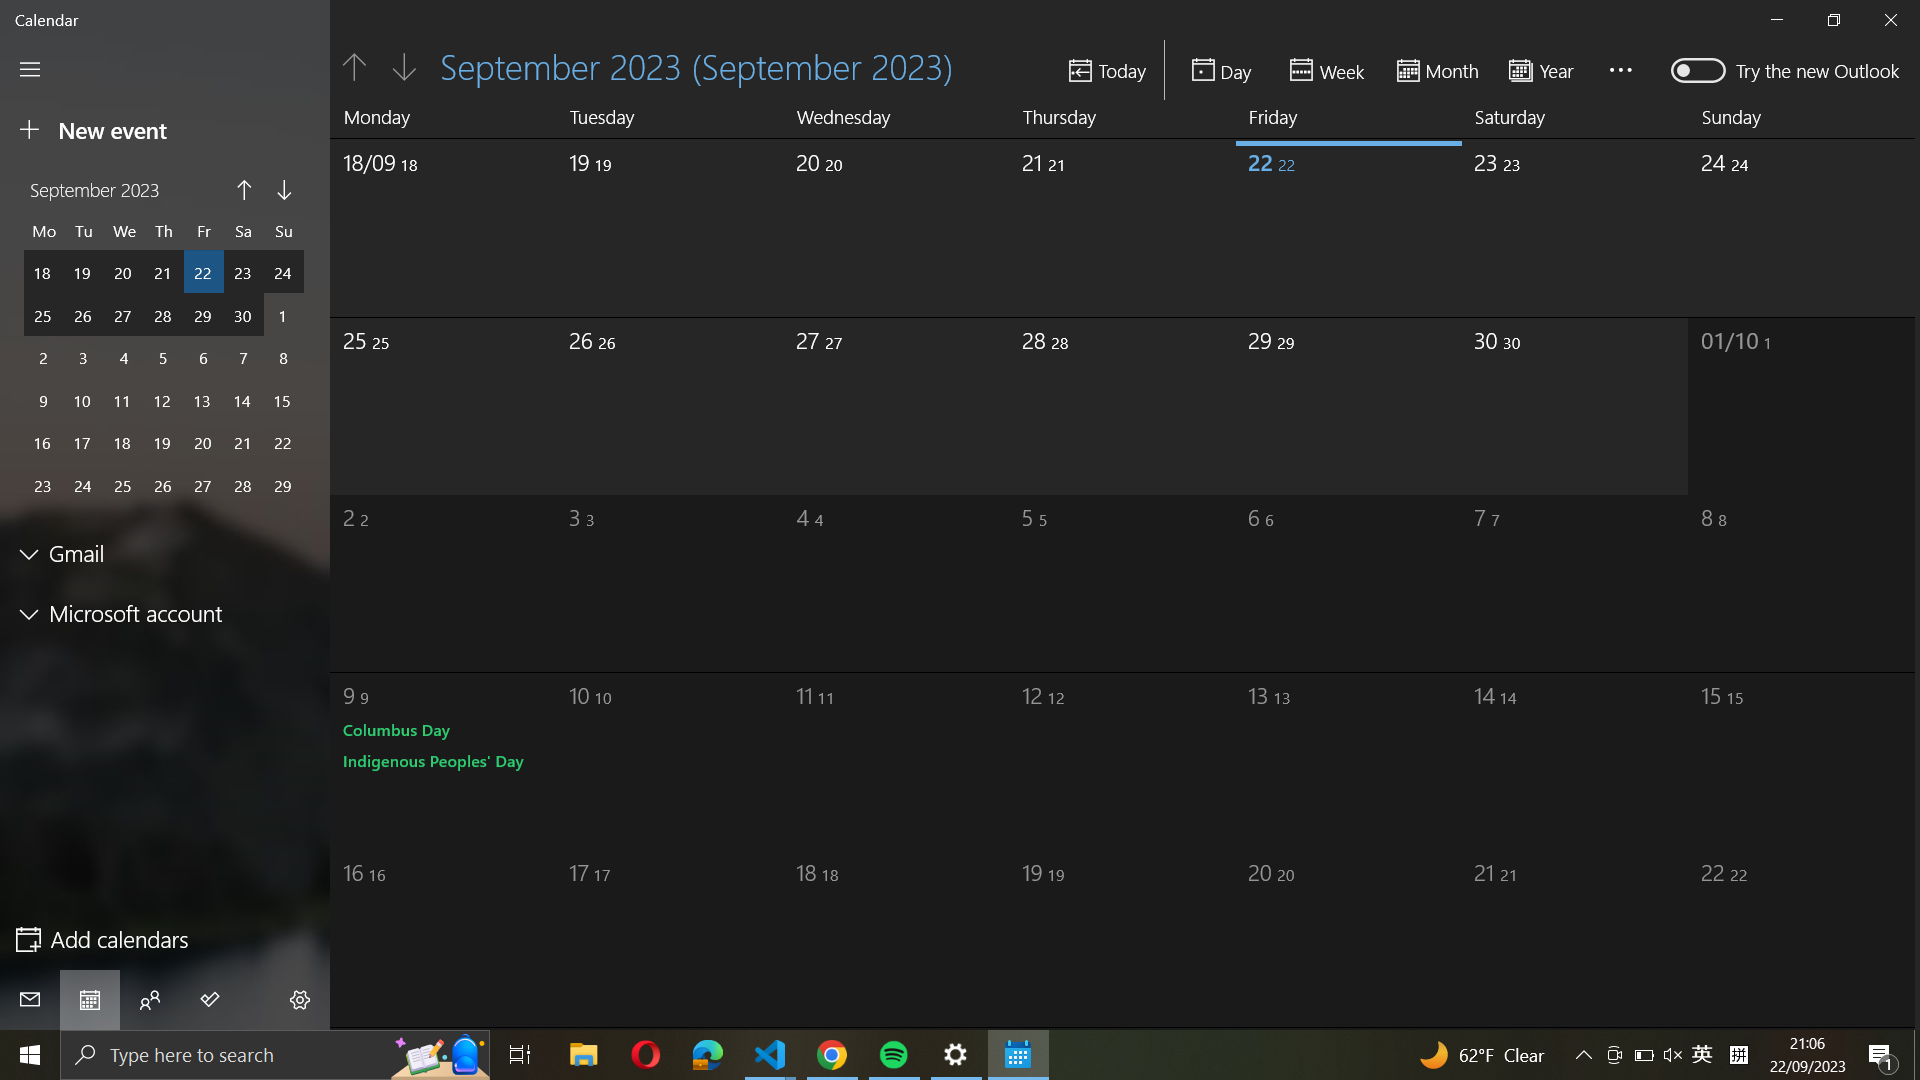 The image size is (1920, 1080). I want to click on the date 18/09, so click(425, 220).